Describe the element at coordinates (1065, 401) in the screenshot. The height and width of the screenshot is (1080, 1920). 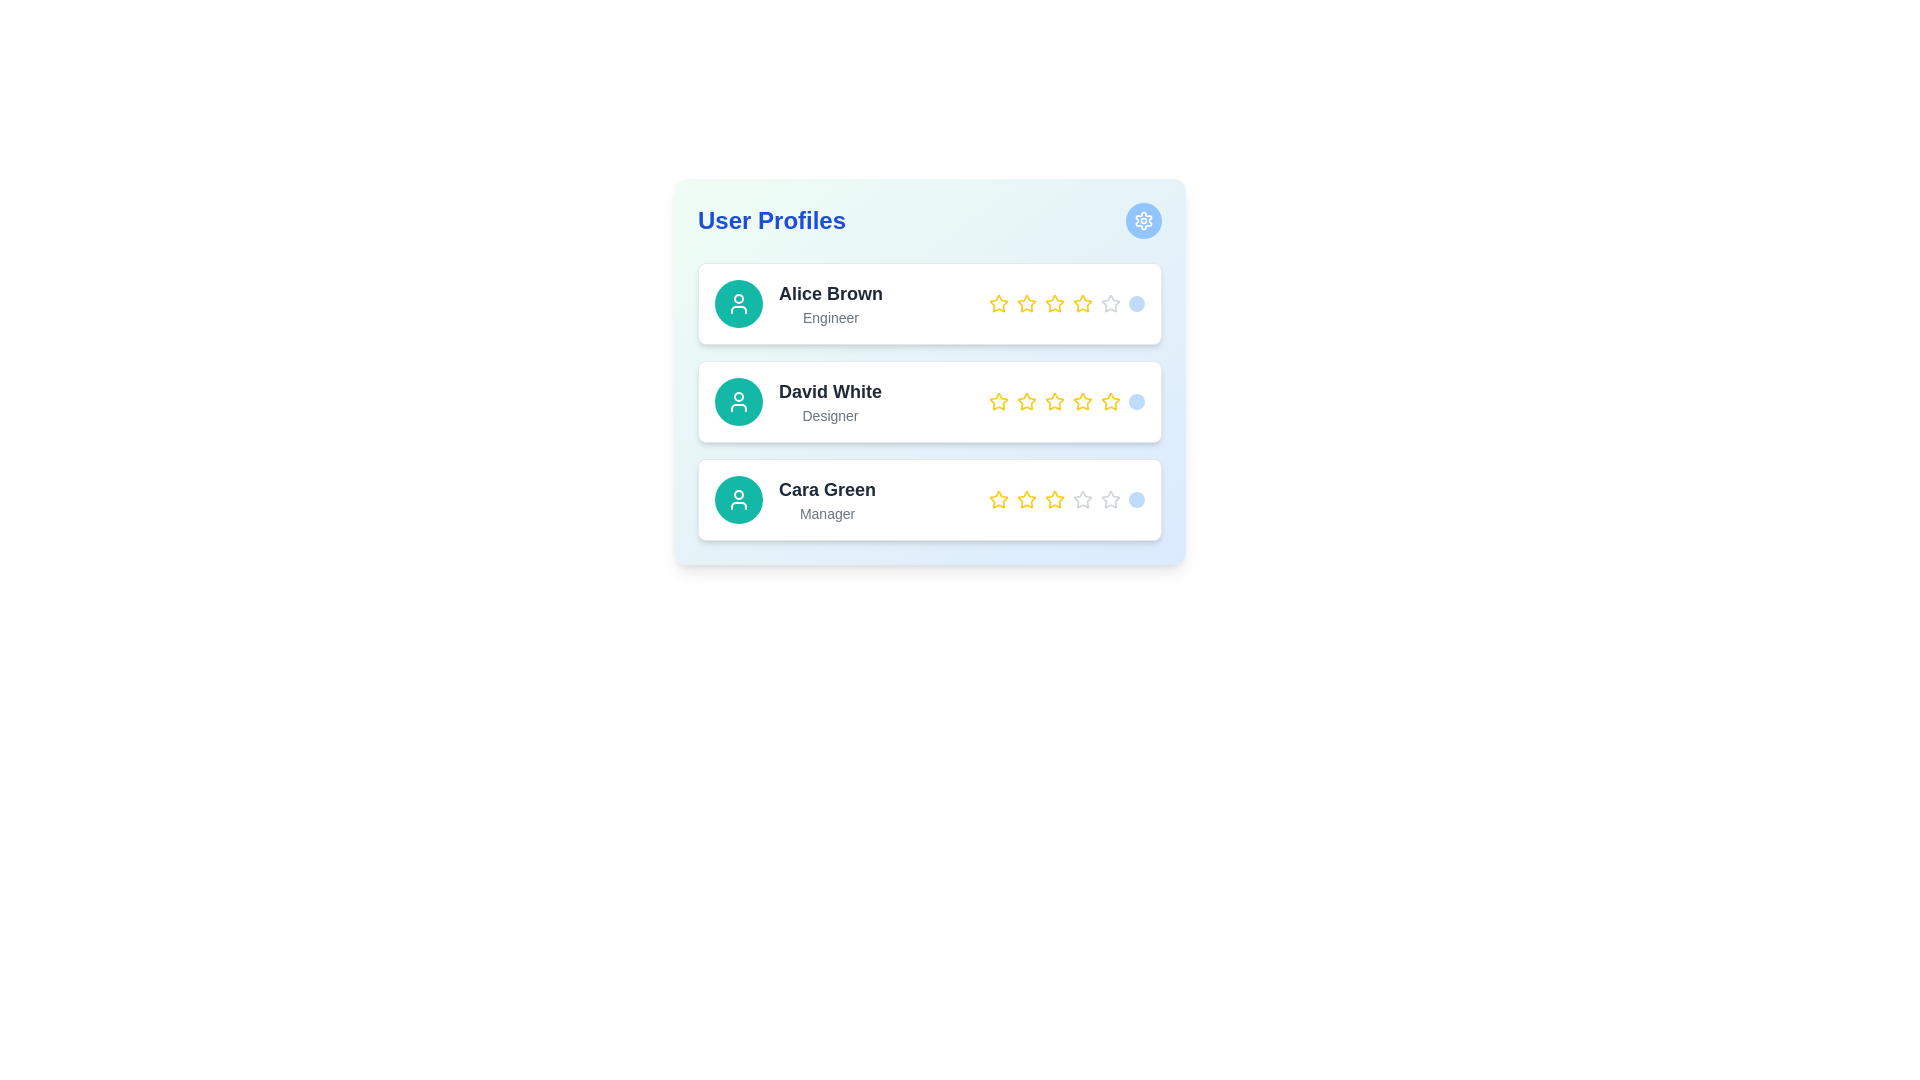
I see `the star icon in the rating system indicator for 'David White' to rate` at that location.